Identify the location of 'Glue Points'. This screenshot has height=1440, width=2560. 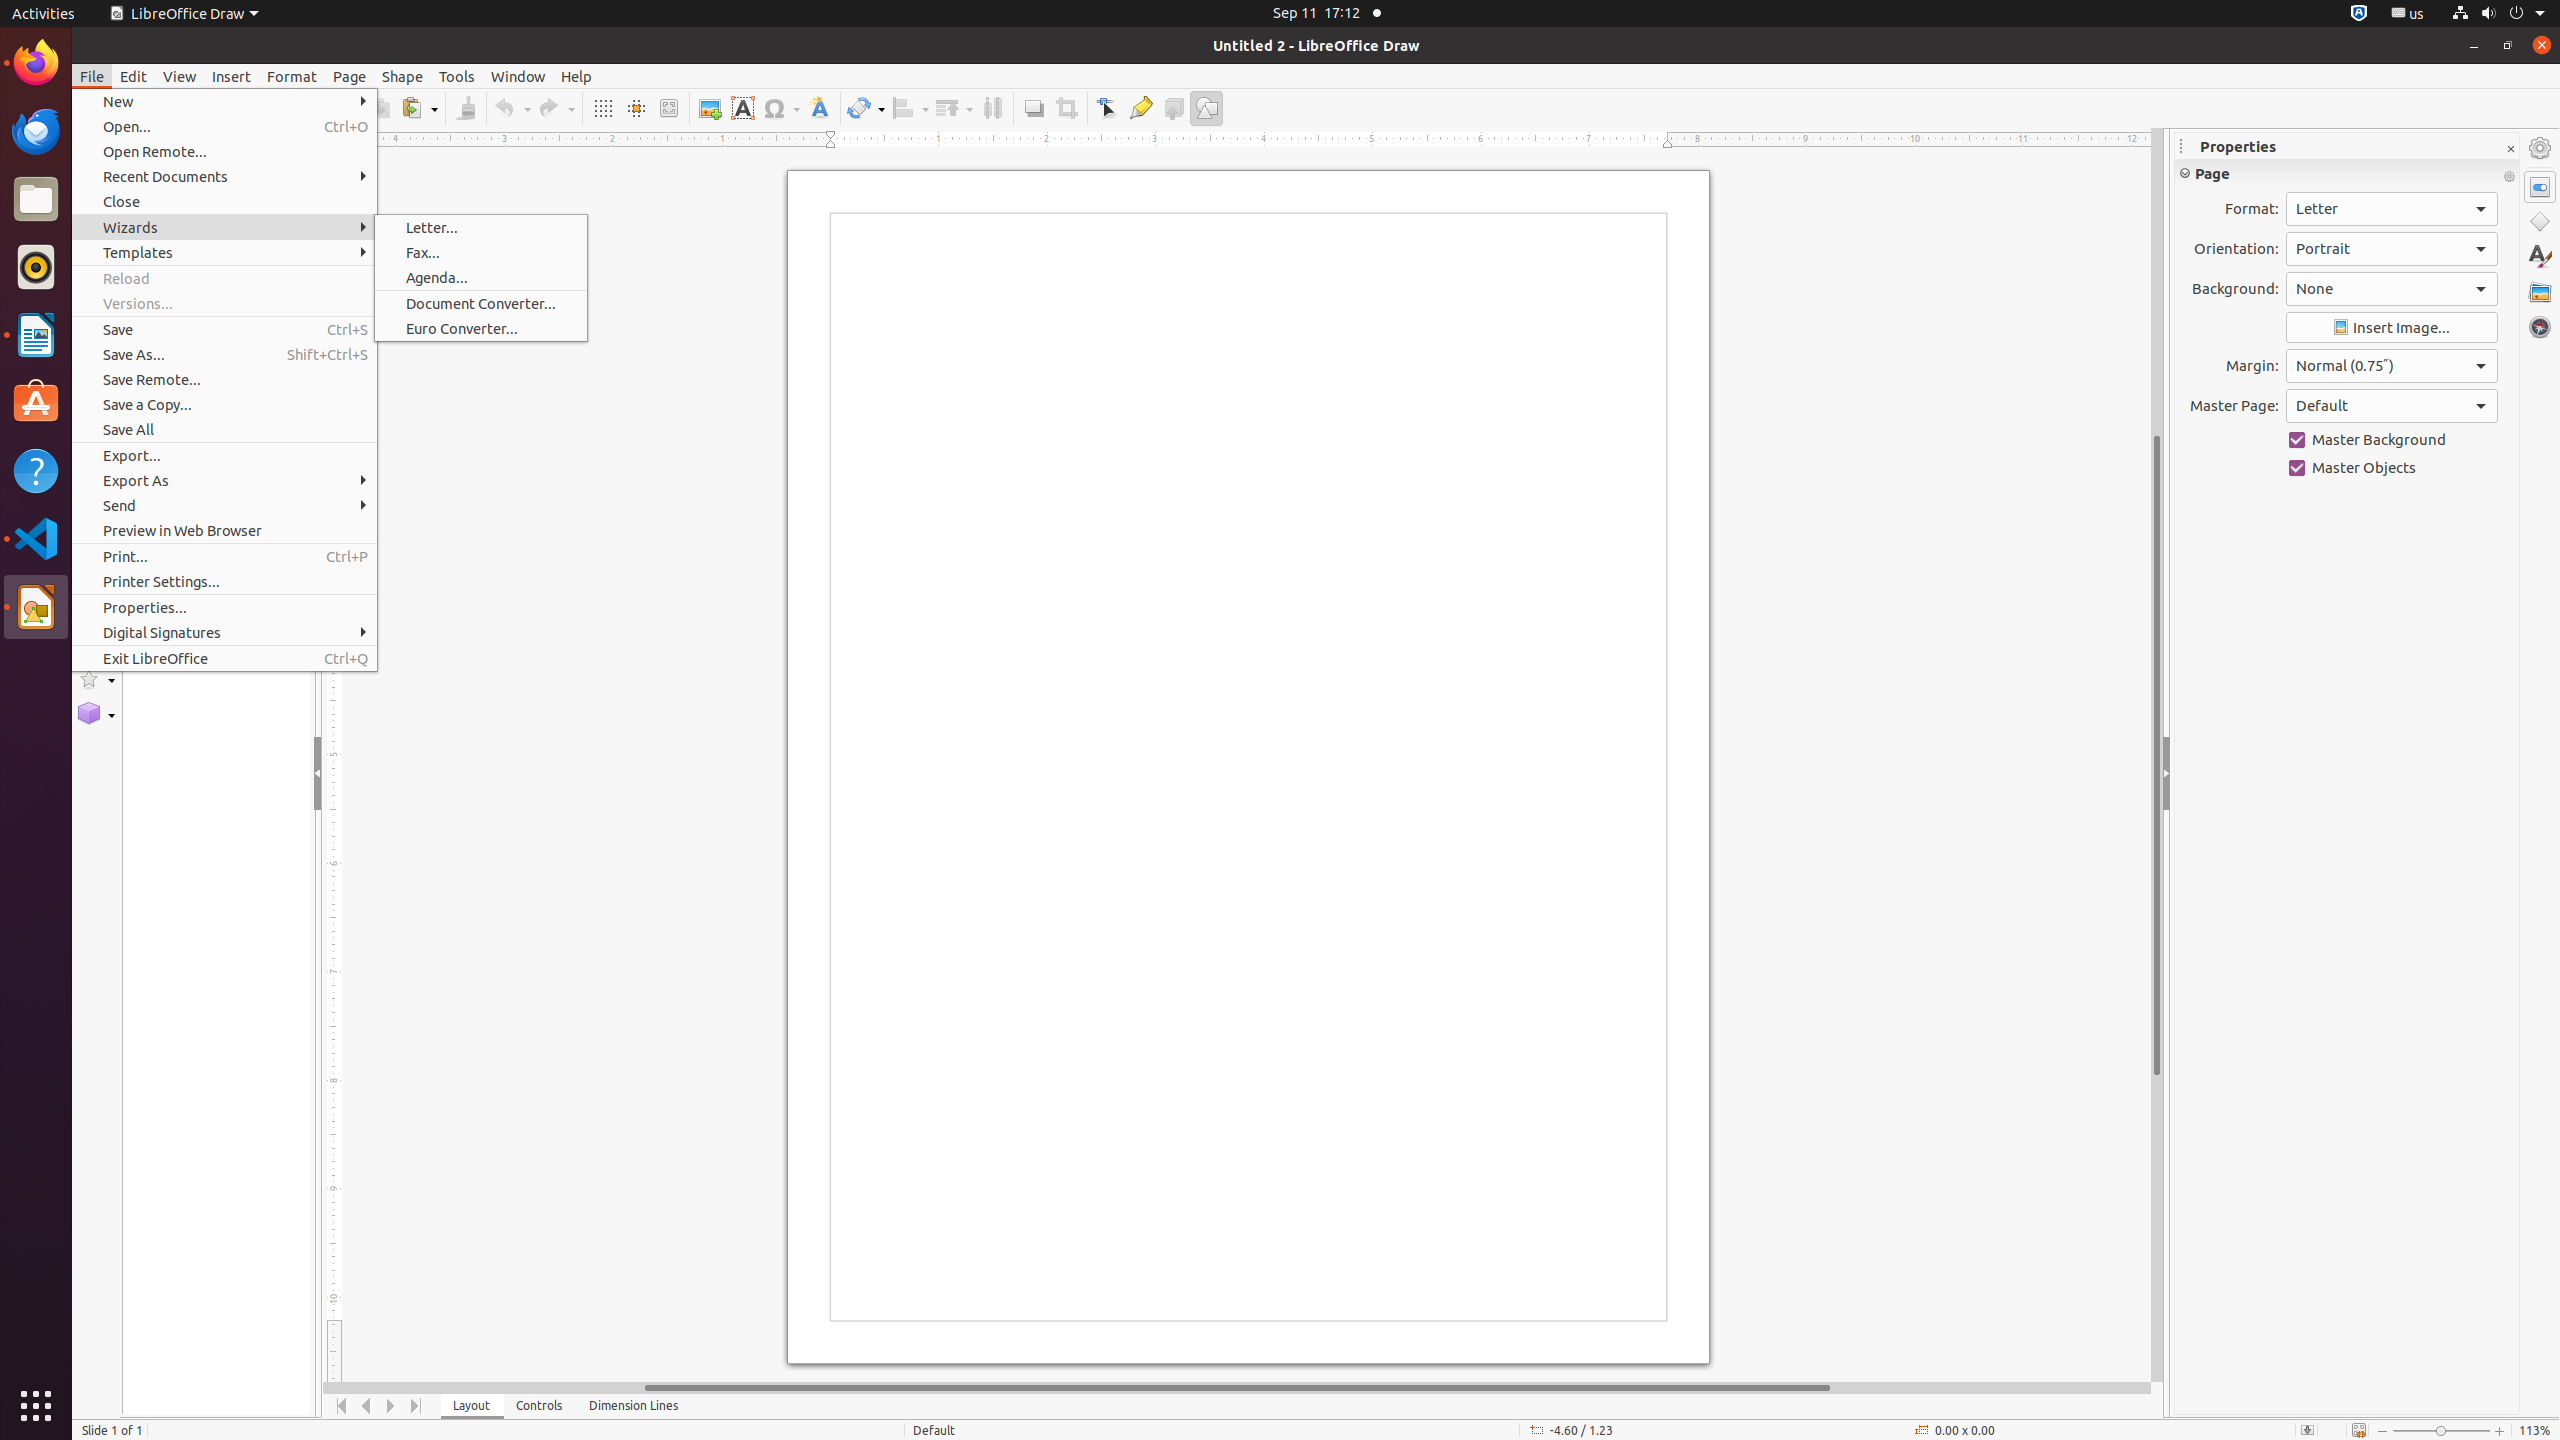
(1140, 107).